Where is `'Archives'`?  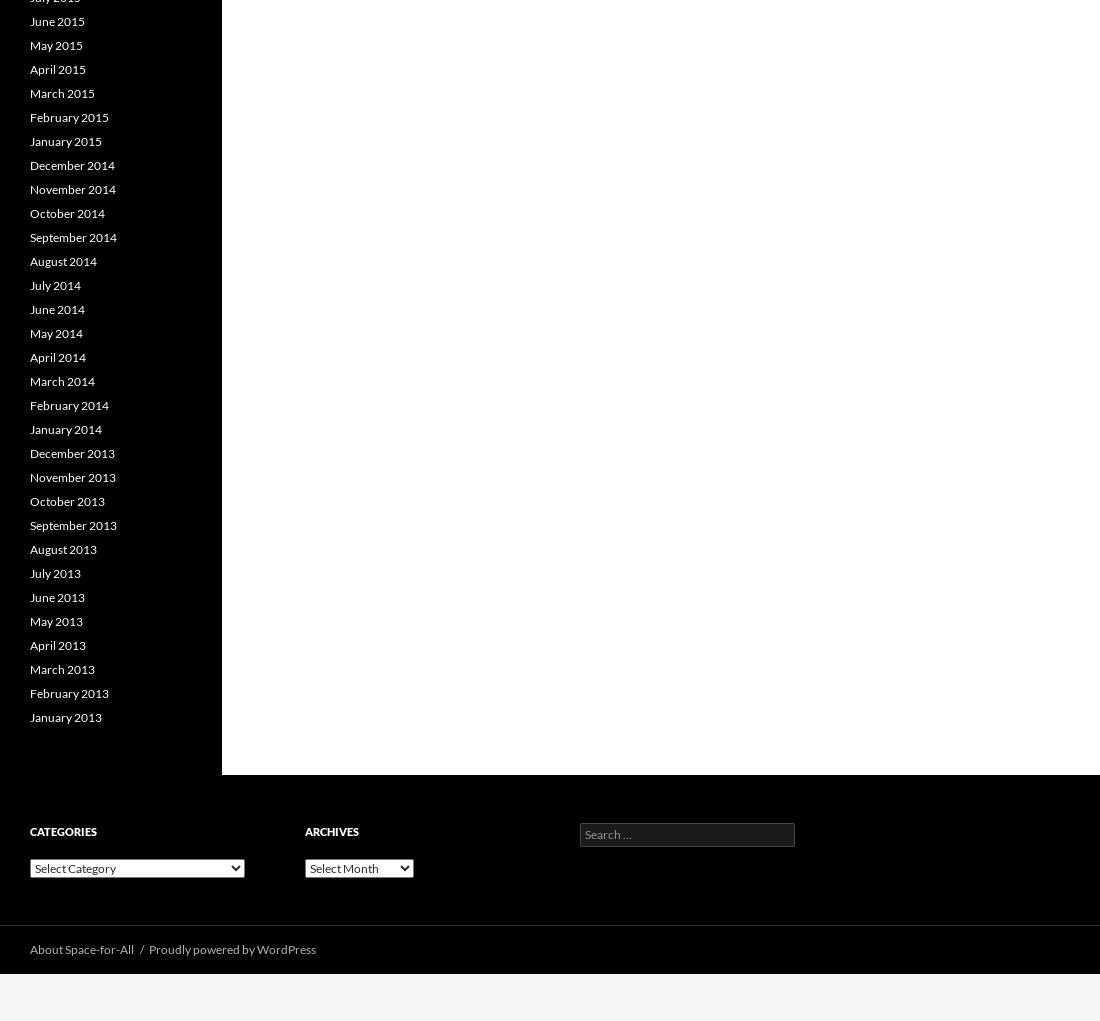 'Archives' is located at coordinates (330, 831).